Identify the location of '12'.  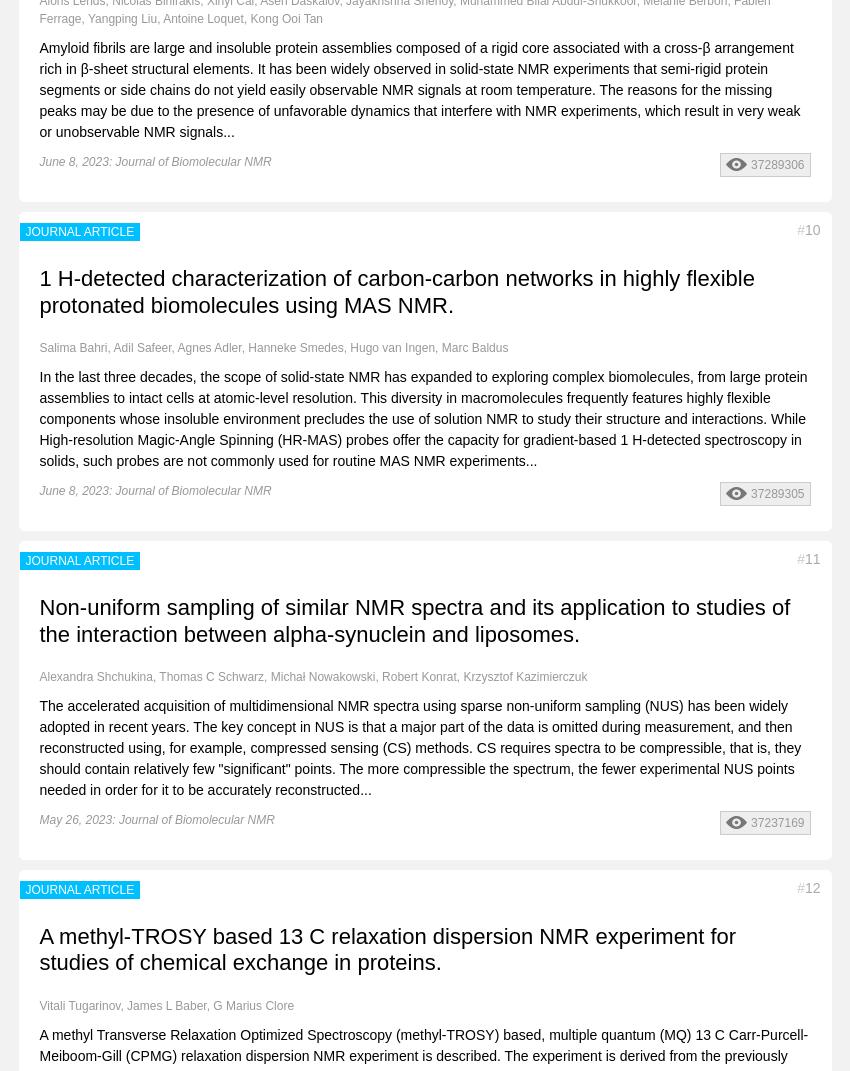
(803, 887).